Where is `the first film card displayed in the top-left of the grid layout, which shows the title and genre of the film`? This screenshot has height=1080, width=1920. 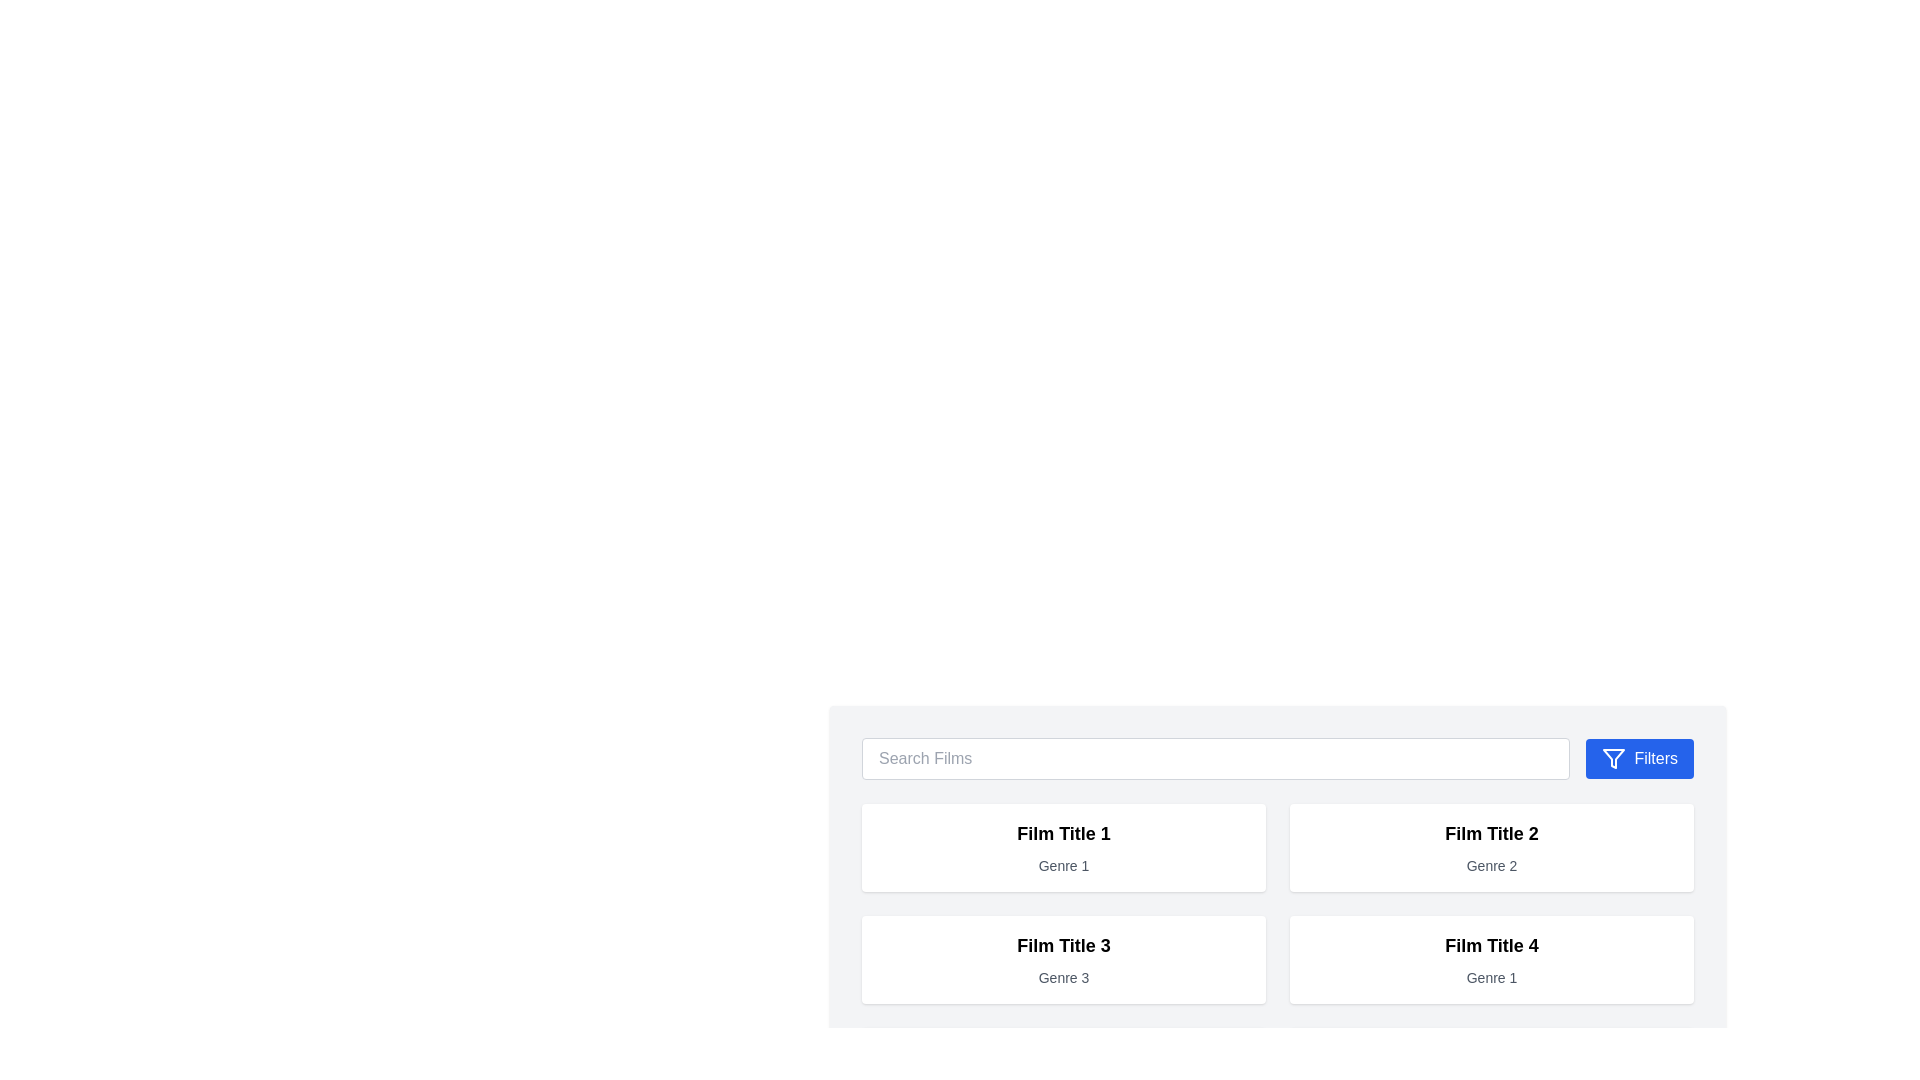 the first film card displayed in the top-left of the grid layout, which shows the title and genre of the film is located at coordinates (1063, 848).